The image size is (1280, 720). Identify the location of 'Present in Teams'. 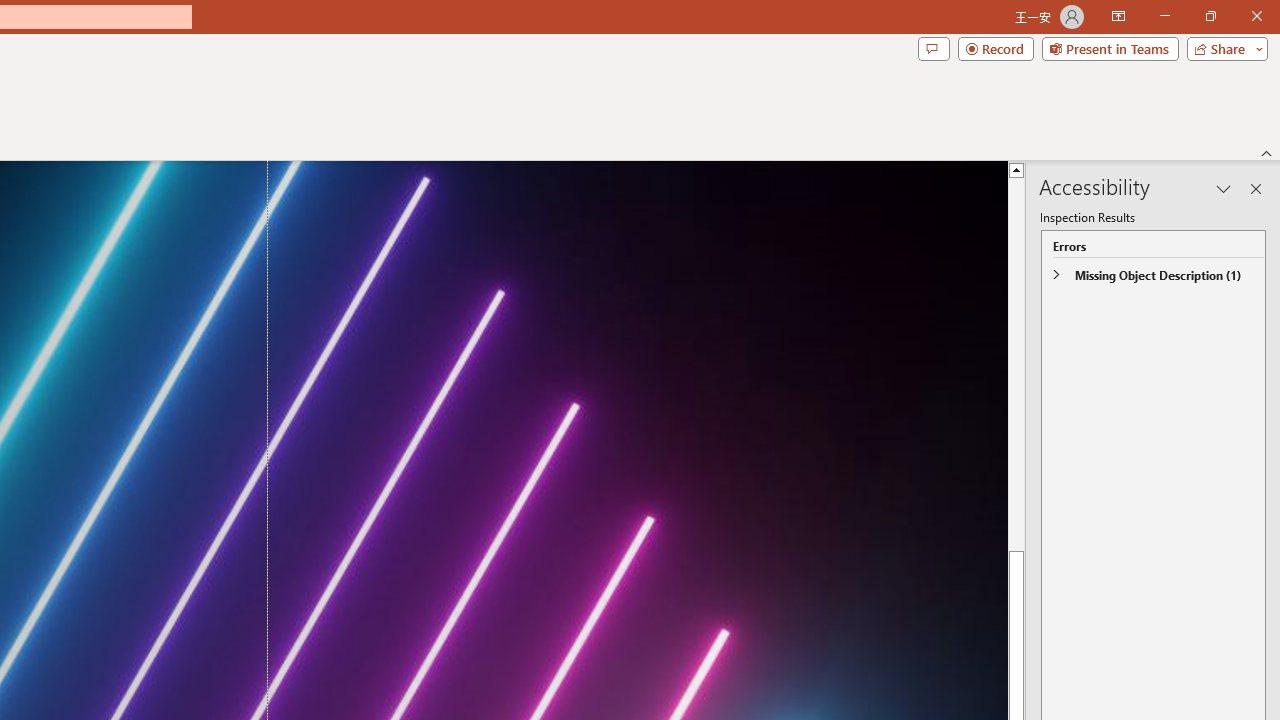
(1109, 47).